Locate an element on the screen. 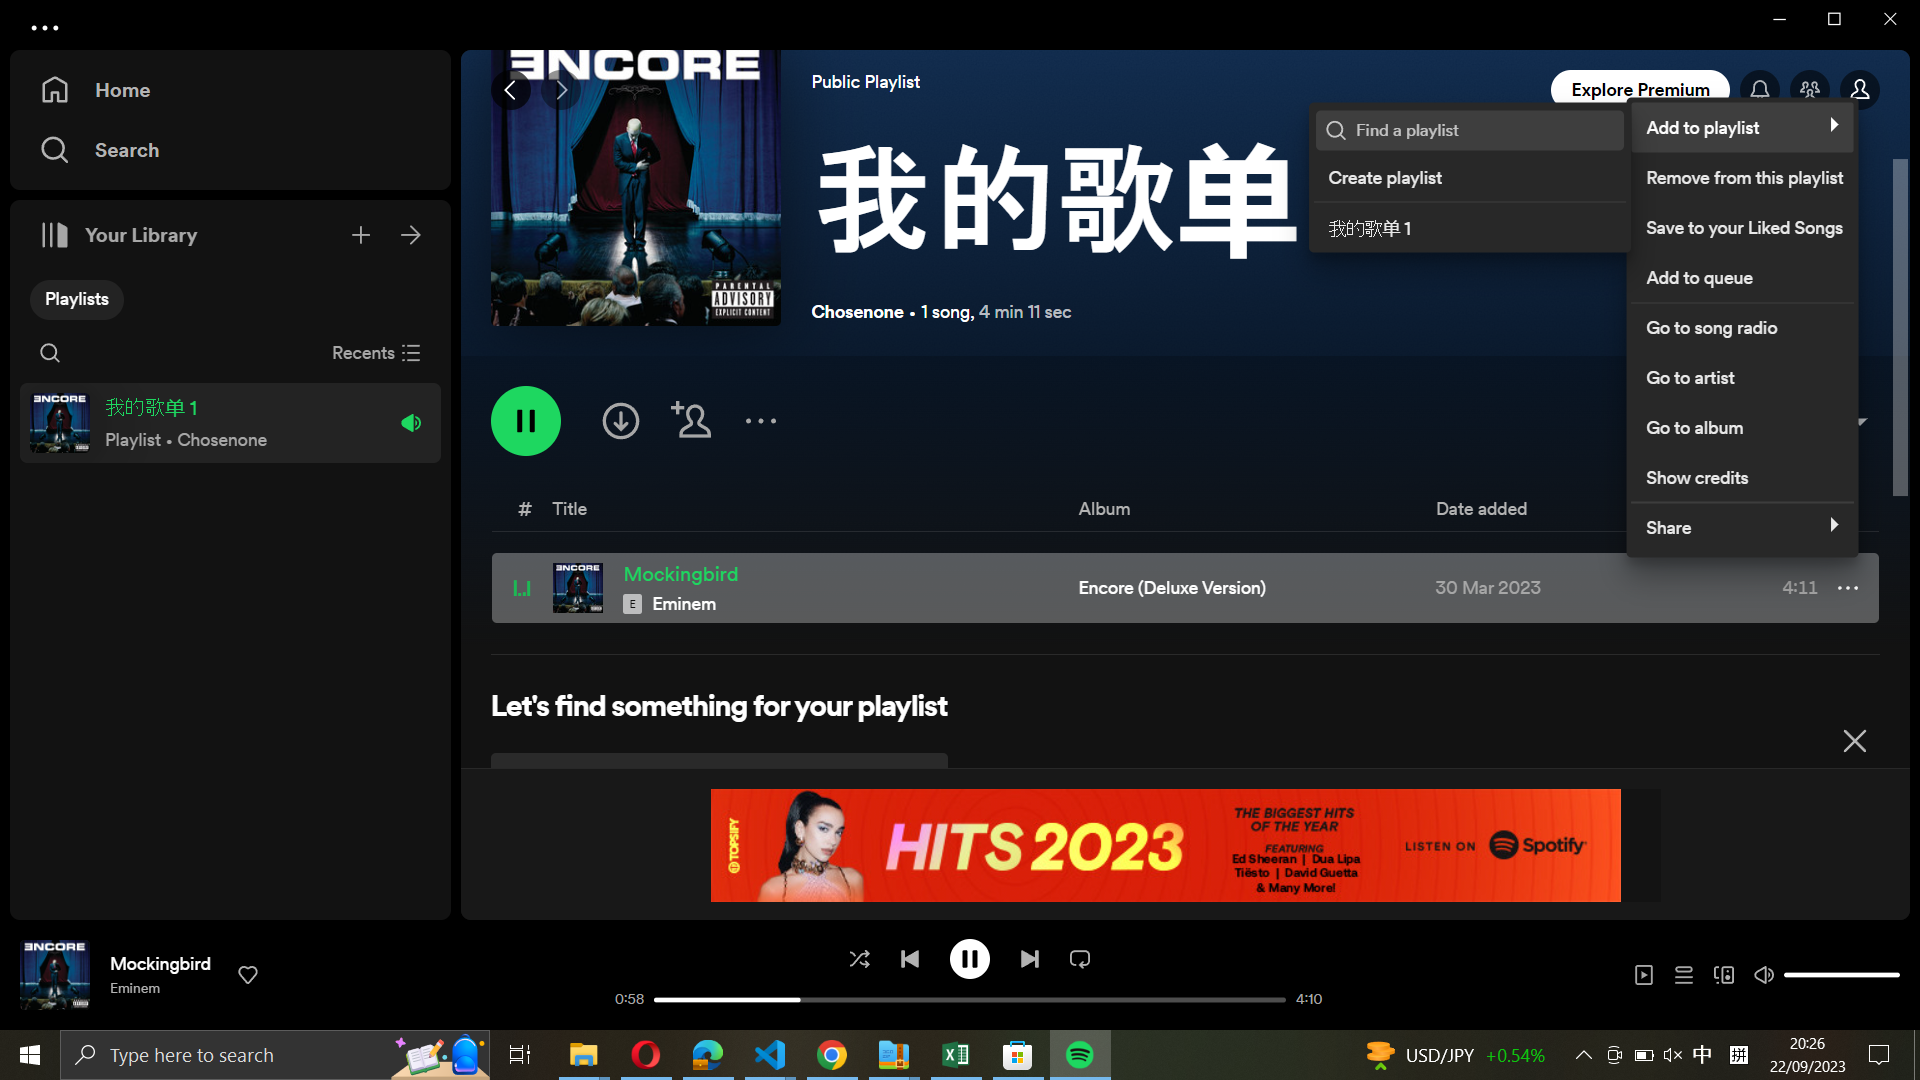 The width and height of the screenshot is (1920, 1080). Advance to the next tune is located at coordinates (1028, 956).